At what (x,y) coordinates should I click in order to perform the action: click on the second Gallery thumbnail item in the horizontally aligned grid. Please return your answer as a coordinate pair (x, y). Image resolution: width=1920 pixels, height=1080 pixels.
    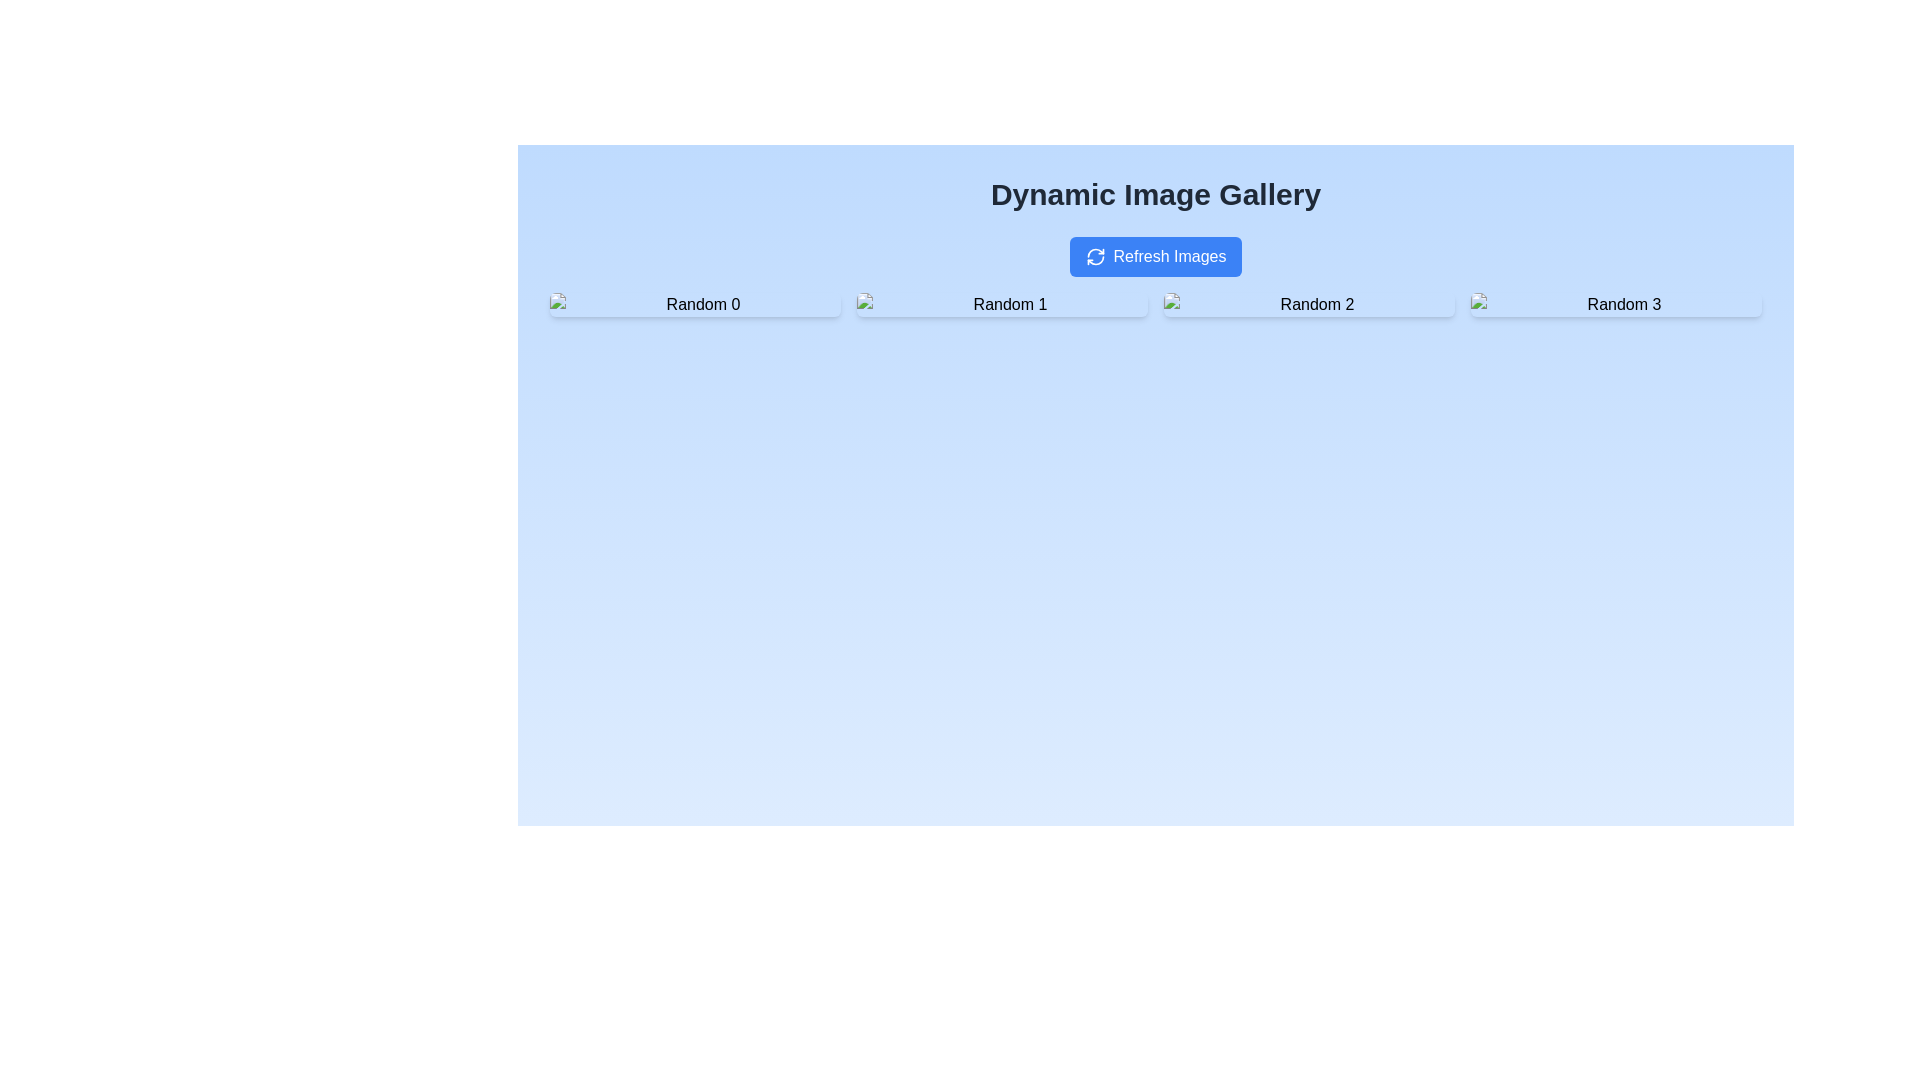
    Looking at the image, I should click on (1002, 304).